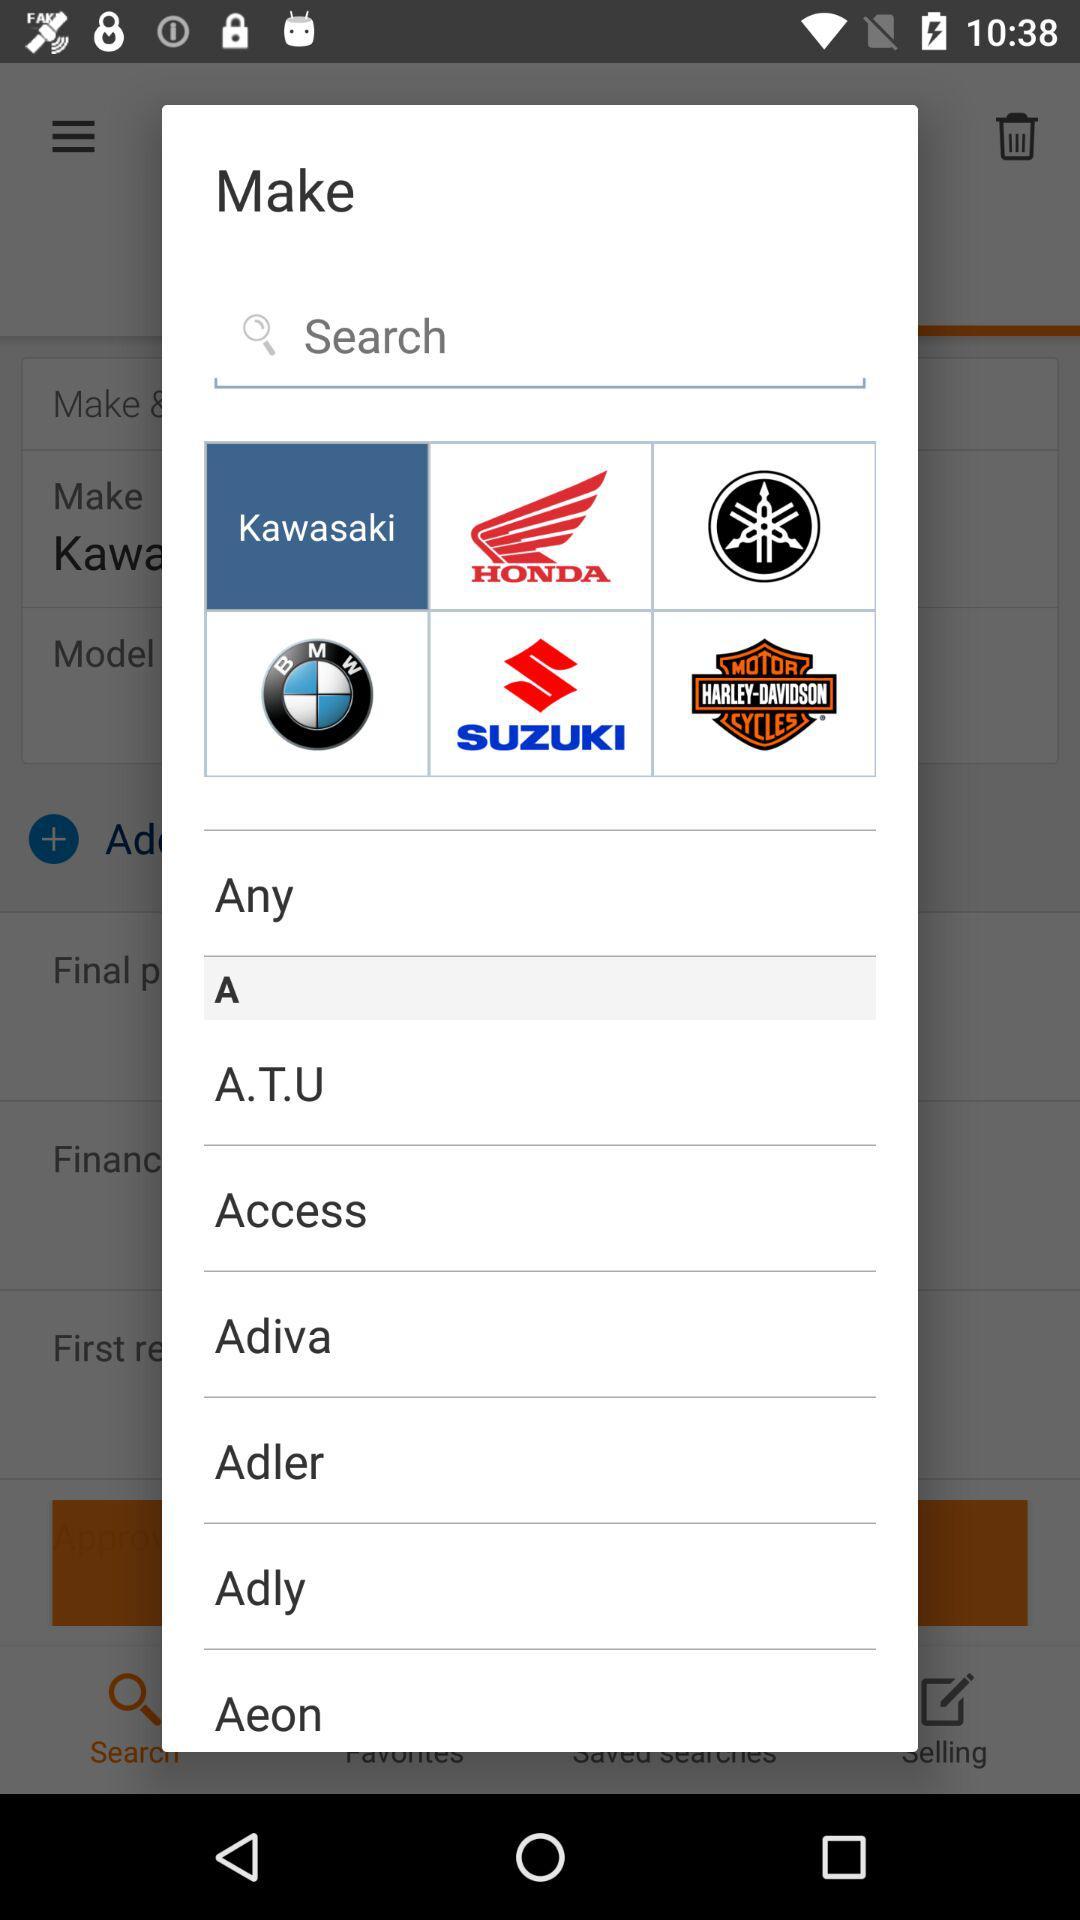 This screenshot has width=1080, height=1920. I want to click on item below the adiva, so click(540, 1460).